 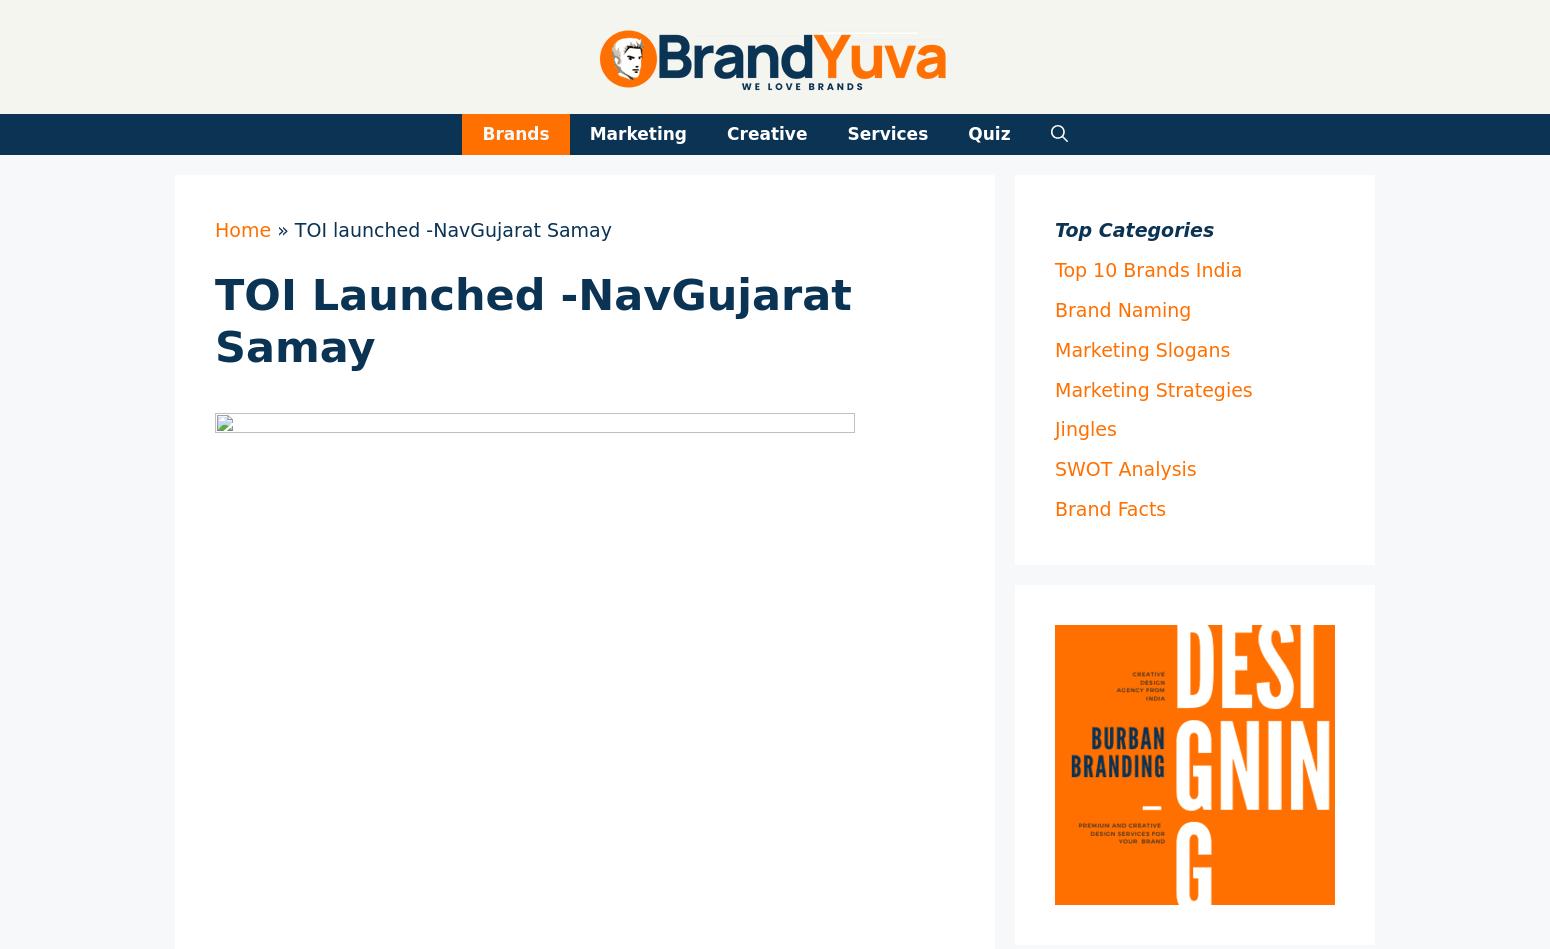 I want to click on 'Services', so click(x=887, y=133).